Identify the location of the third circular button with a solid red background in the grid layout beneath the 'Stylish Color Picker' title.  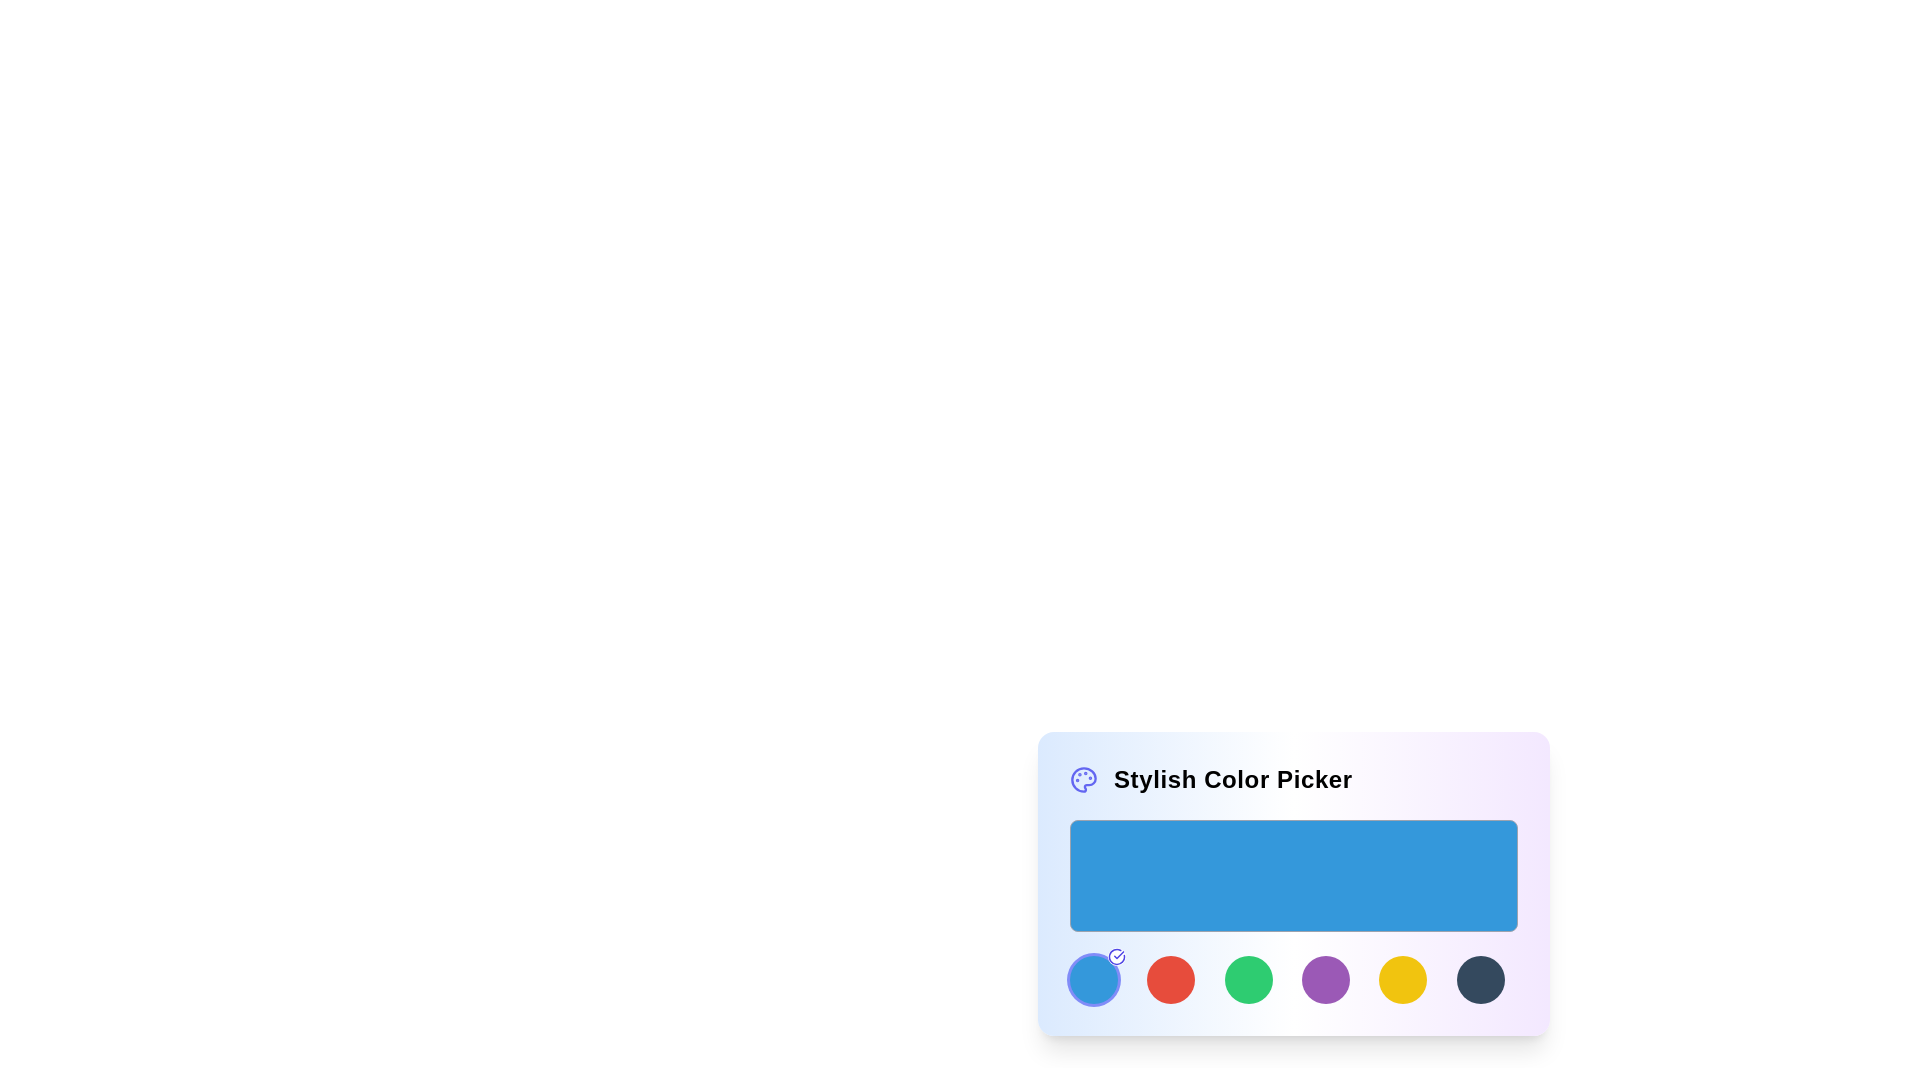
(1171, 978).